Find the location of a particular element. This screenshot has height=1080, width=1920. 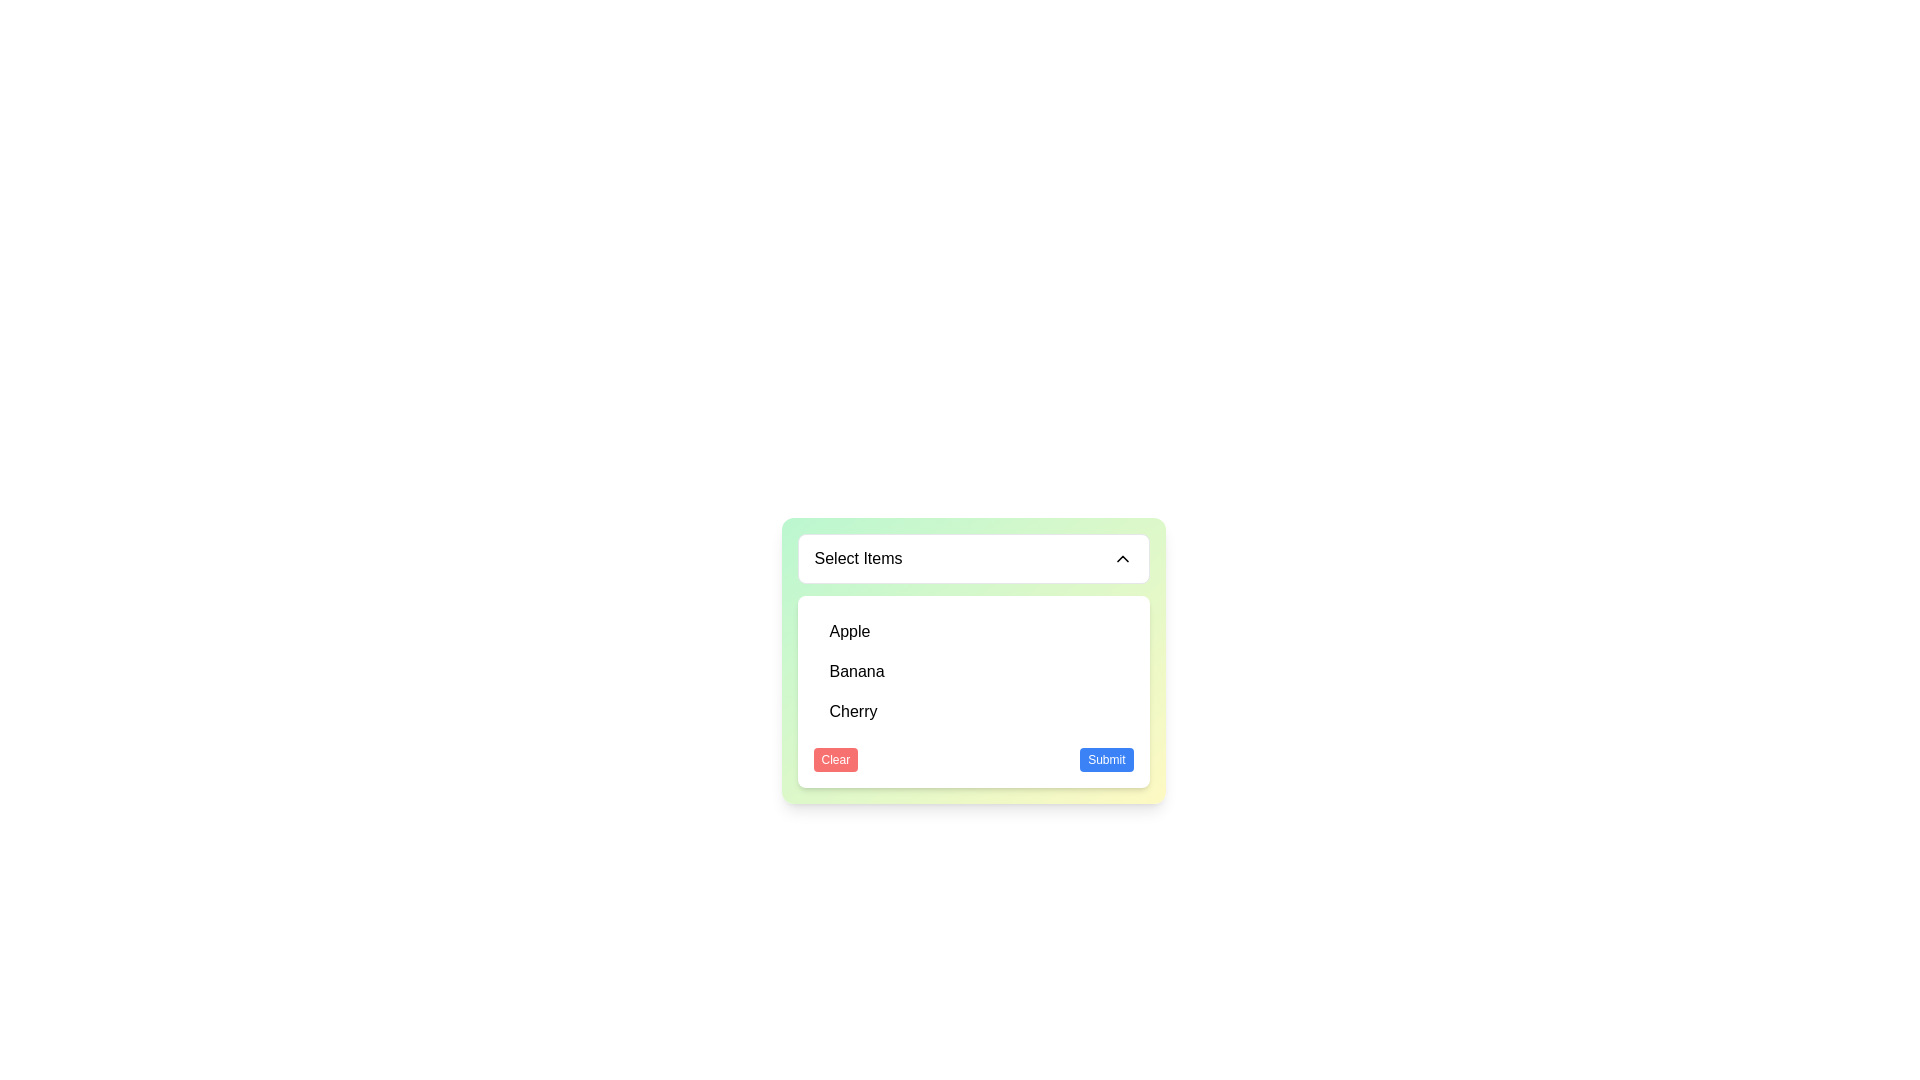

the list item displaying 'Cherry' is located at coordinates (973, 711).